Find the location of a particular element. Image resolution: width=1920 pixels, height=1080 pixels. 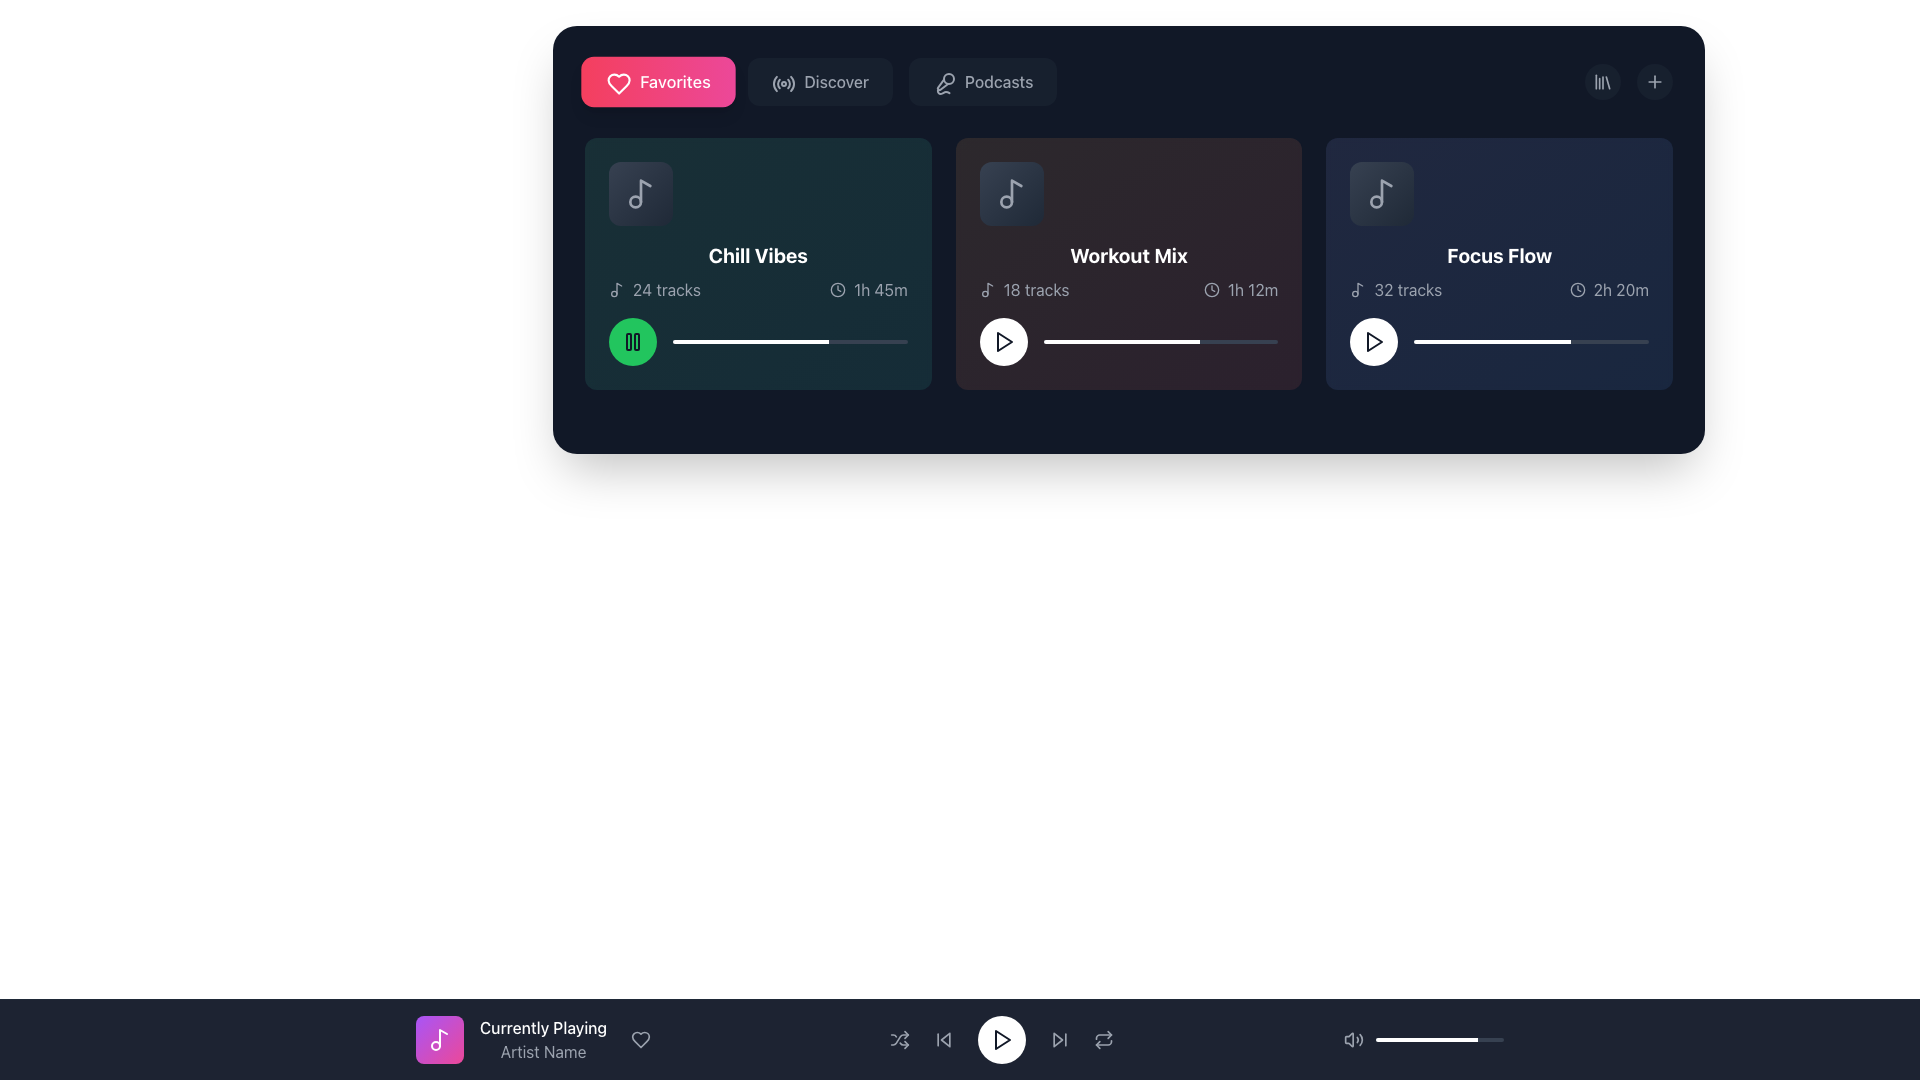

the slider is located at coordinates (801, 341).